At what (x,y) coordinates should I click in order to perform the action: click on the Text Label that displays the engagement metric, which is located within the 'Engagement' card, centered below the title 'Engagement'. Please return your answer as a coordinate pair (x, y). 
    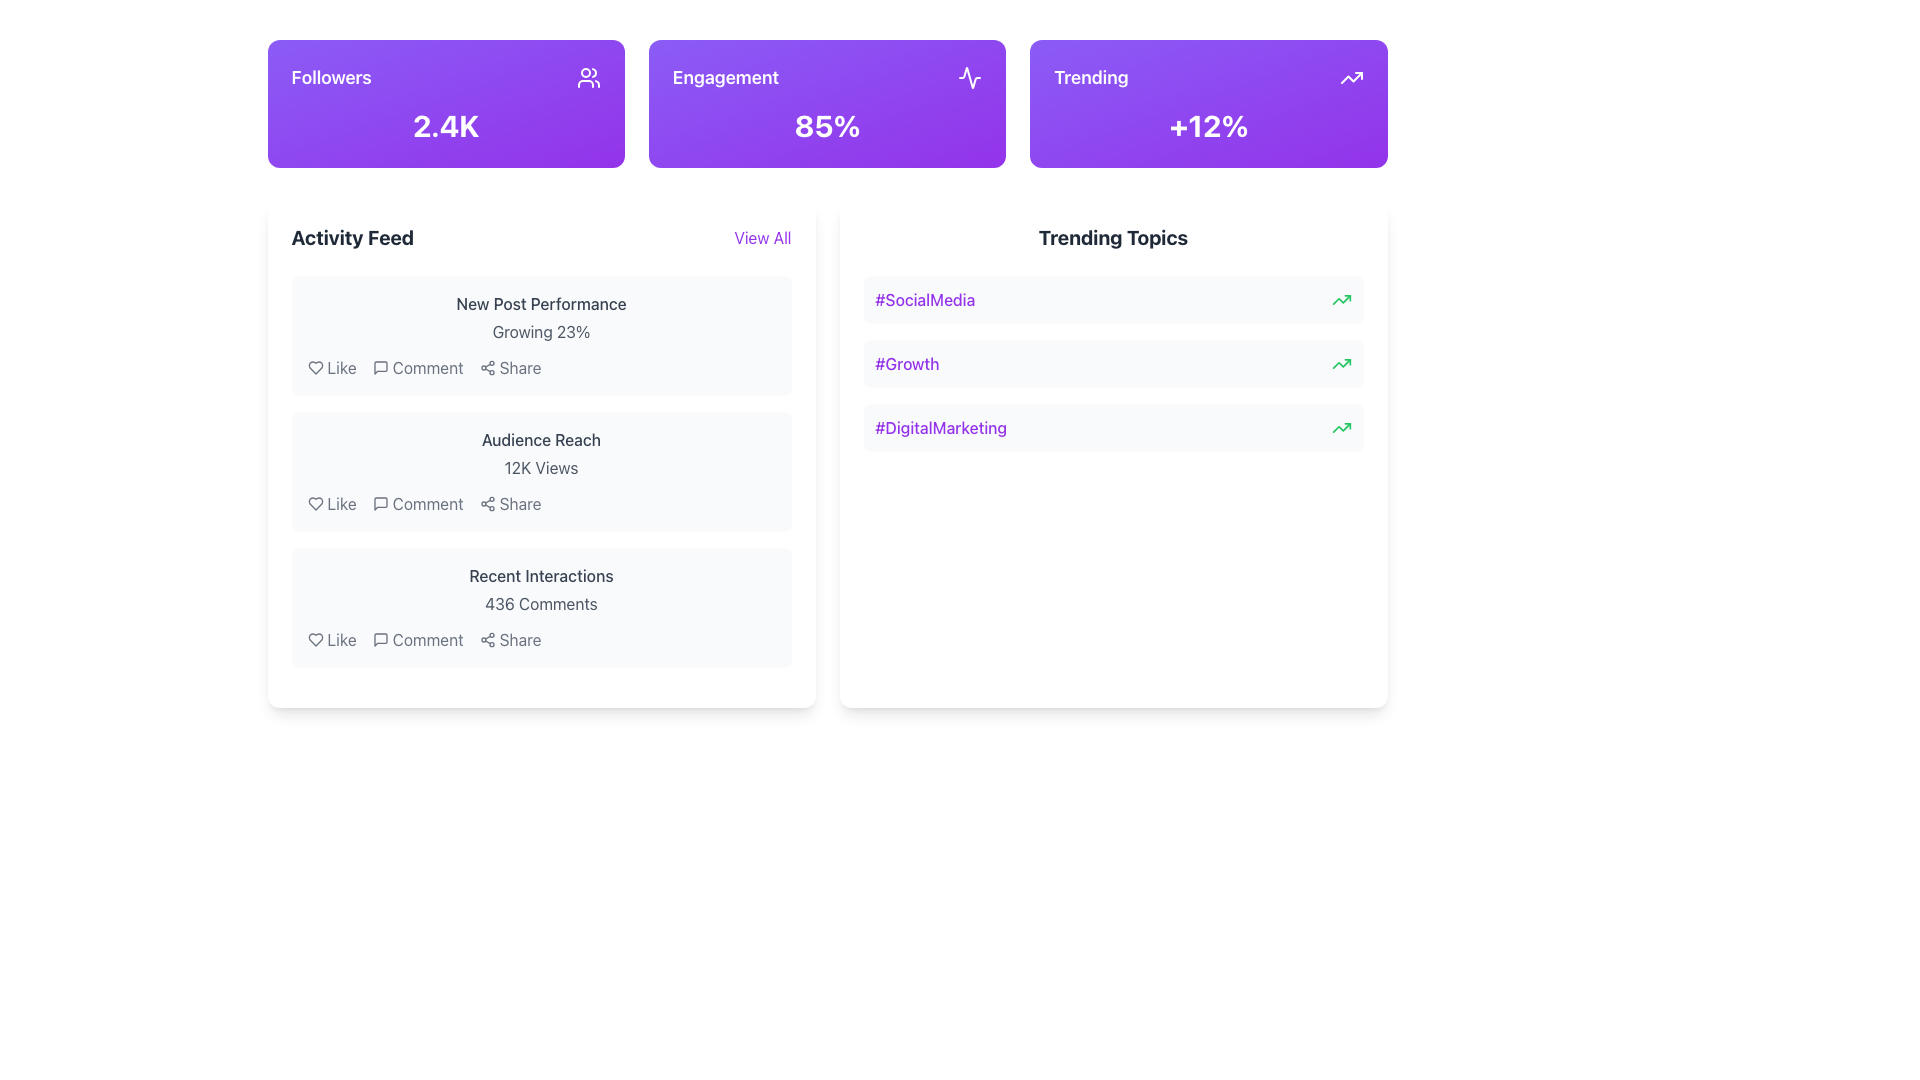
    Looking at the image, I should click on (827, 126).